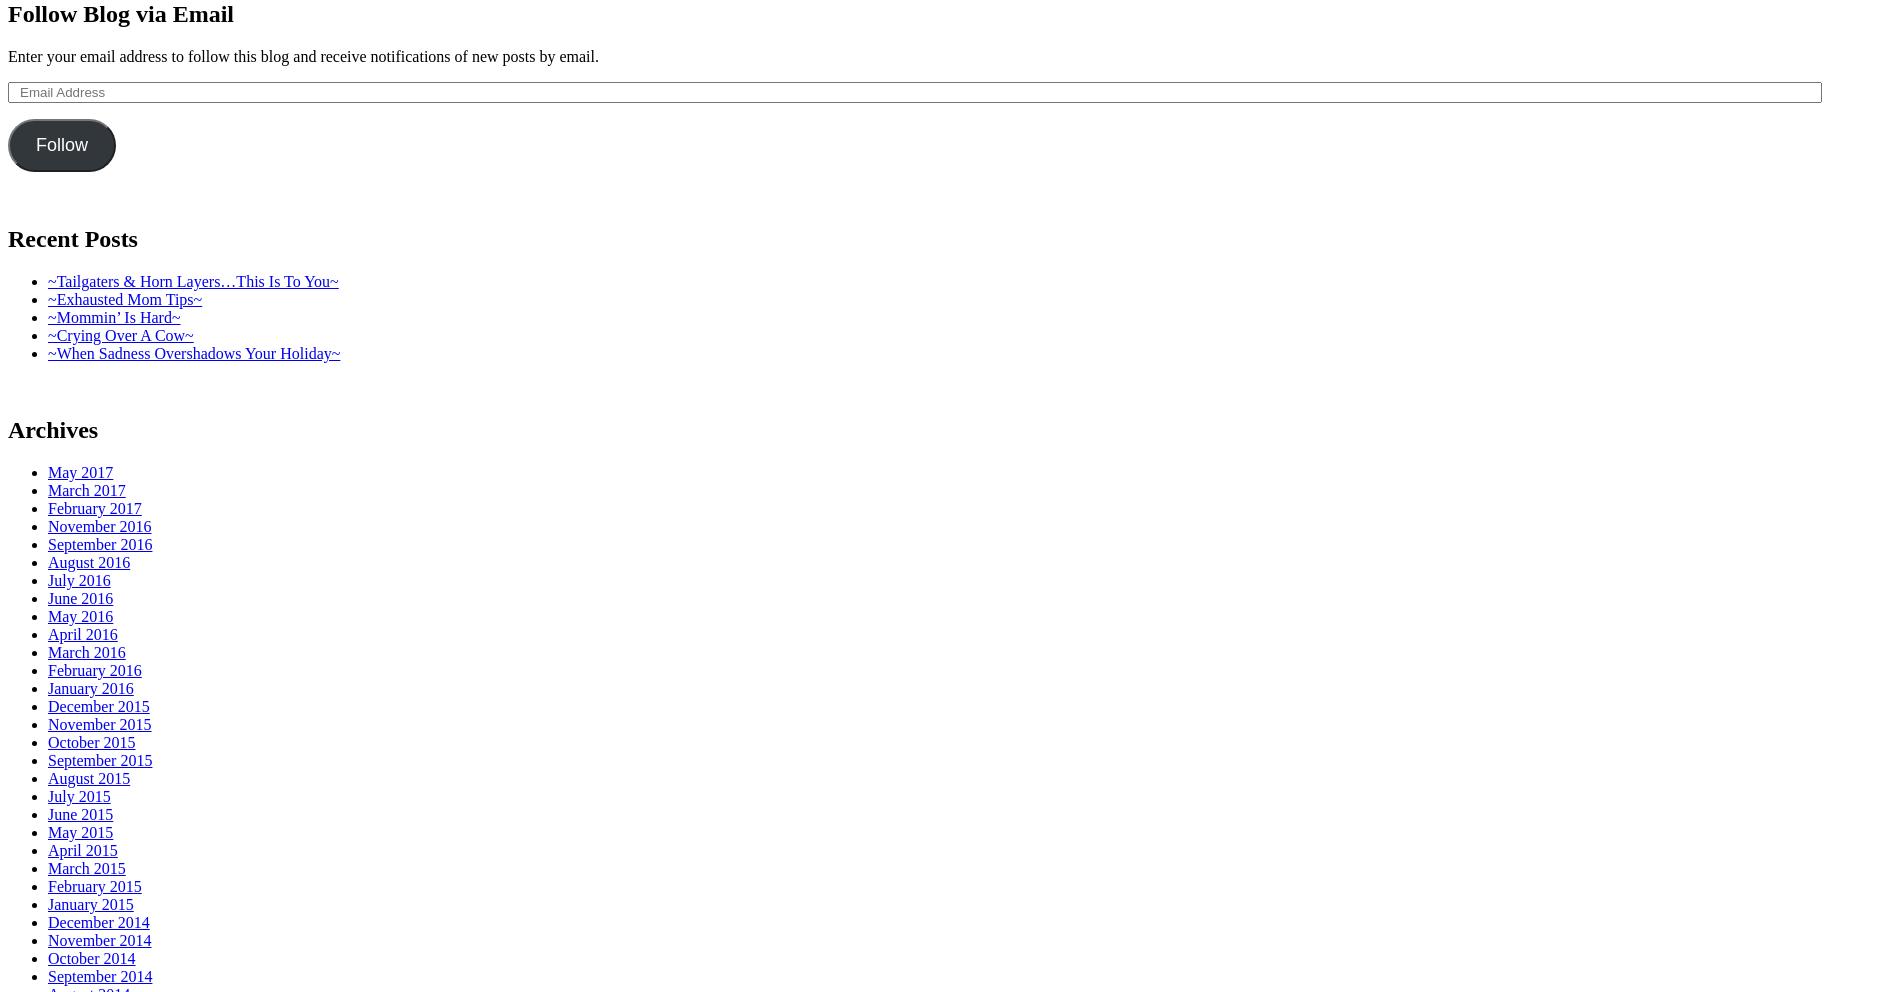 This screenshot has height=992, width=1900. I want to click on 'April 2016', so click(82, 633).